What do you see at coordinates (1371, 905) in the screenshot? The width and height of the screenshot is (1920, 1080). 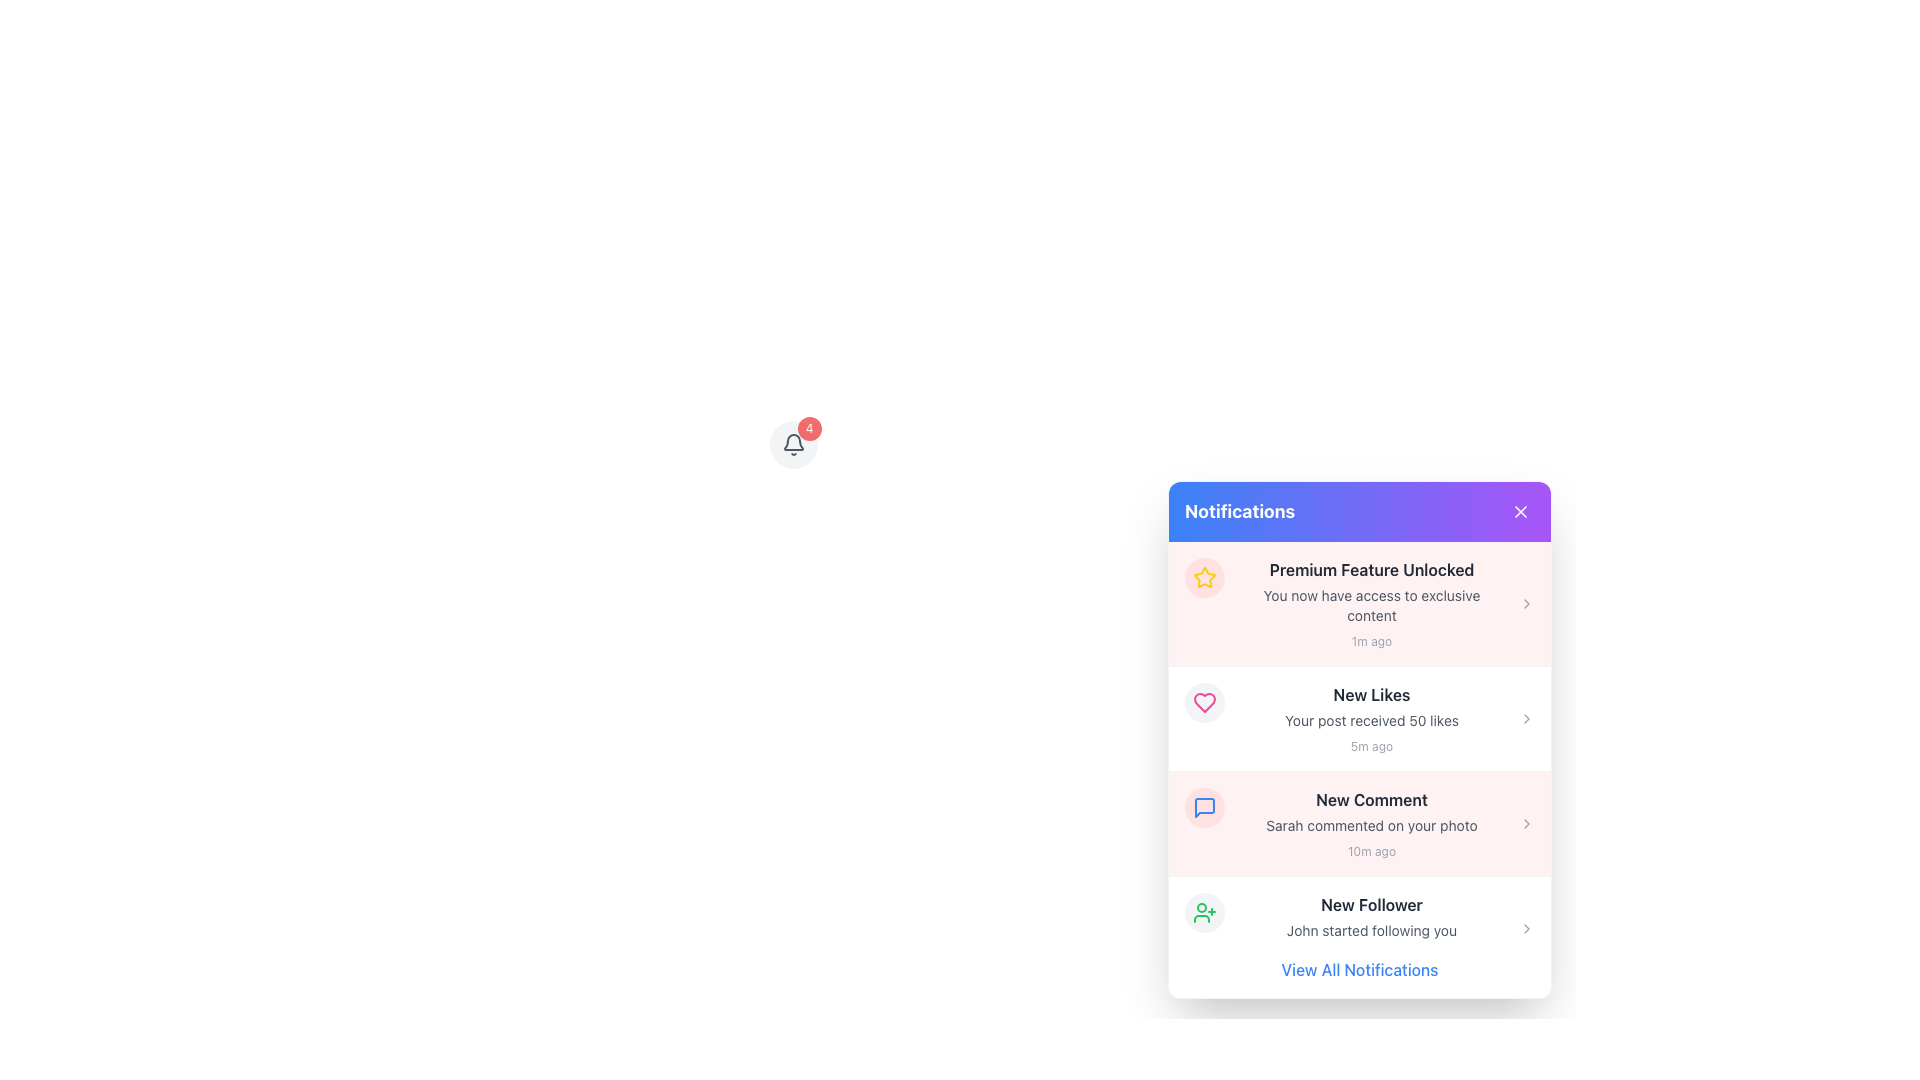 I see `text label displaying 'New Follower' which is in bold dark font and styled with a gray hue, located in the notification list above the line 'John started following you'` at bounding box center [1371, 905].